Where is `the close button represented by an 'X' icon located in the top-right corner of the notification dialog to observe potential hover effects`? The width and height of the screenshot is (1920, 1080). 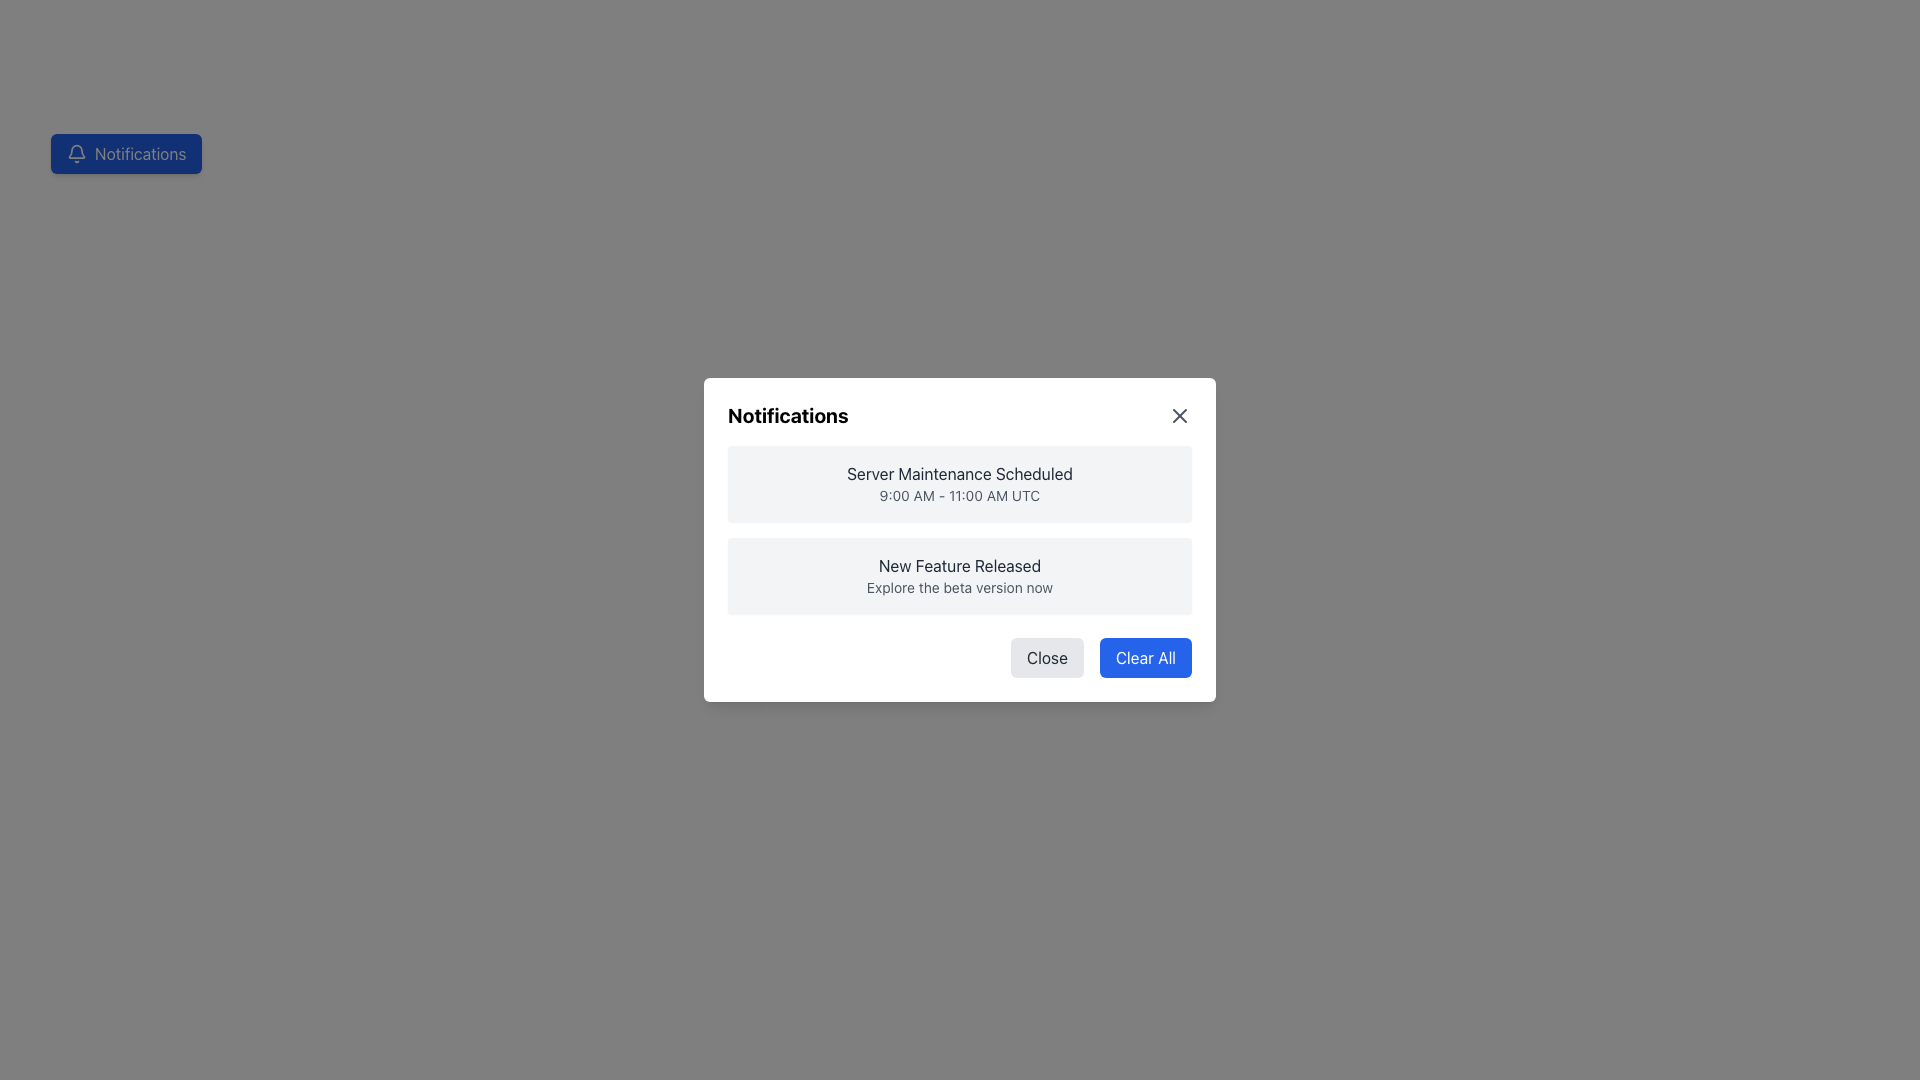
the close button represented by an 'X' icon located in the top-right corner of the notification dialog to observe potential hover effects is located at coordinates (1180, 415).